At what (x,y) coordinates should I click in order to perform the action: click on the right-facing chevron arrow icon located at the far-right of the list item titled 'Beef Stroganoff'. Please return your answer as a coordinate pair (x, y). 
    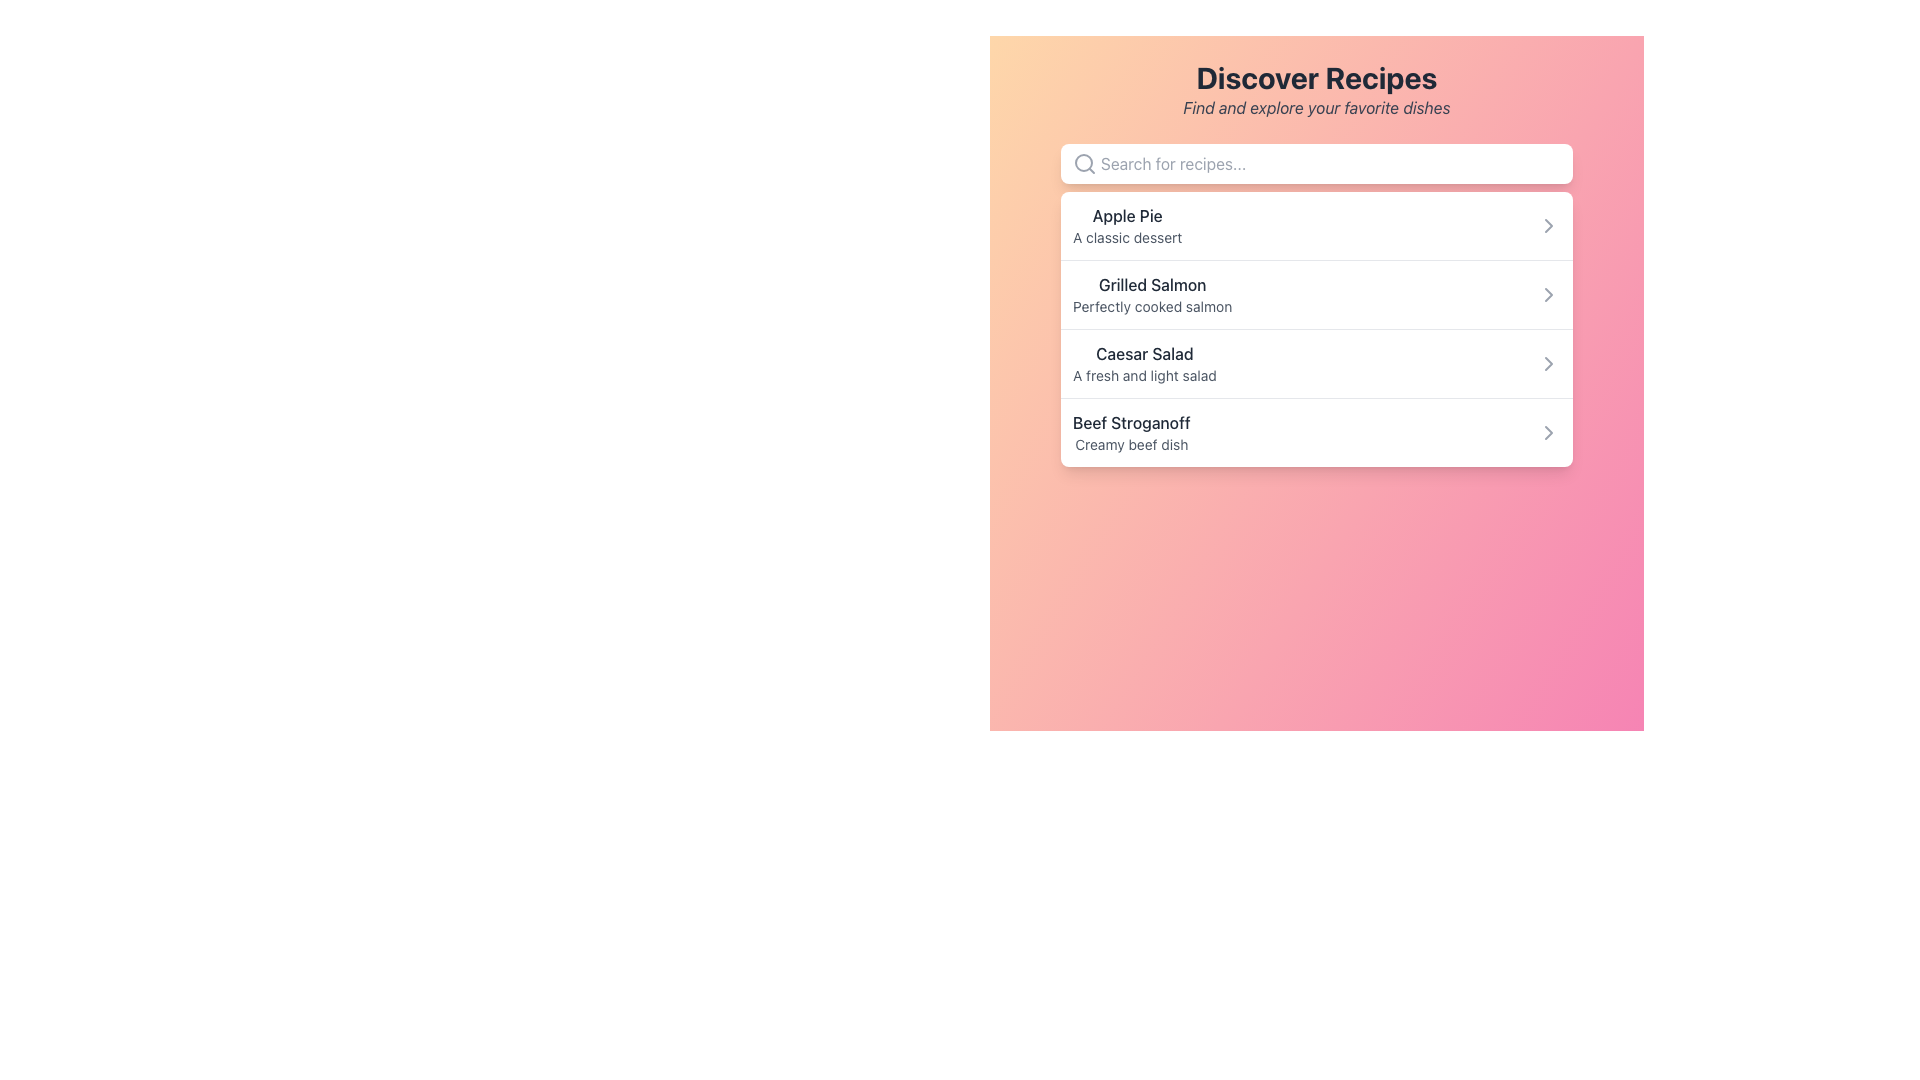
    Looking at the image, I should click on (1548, 431).